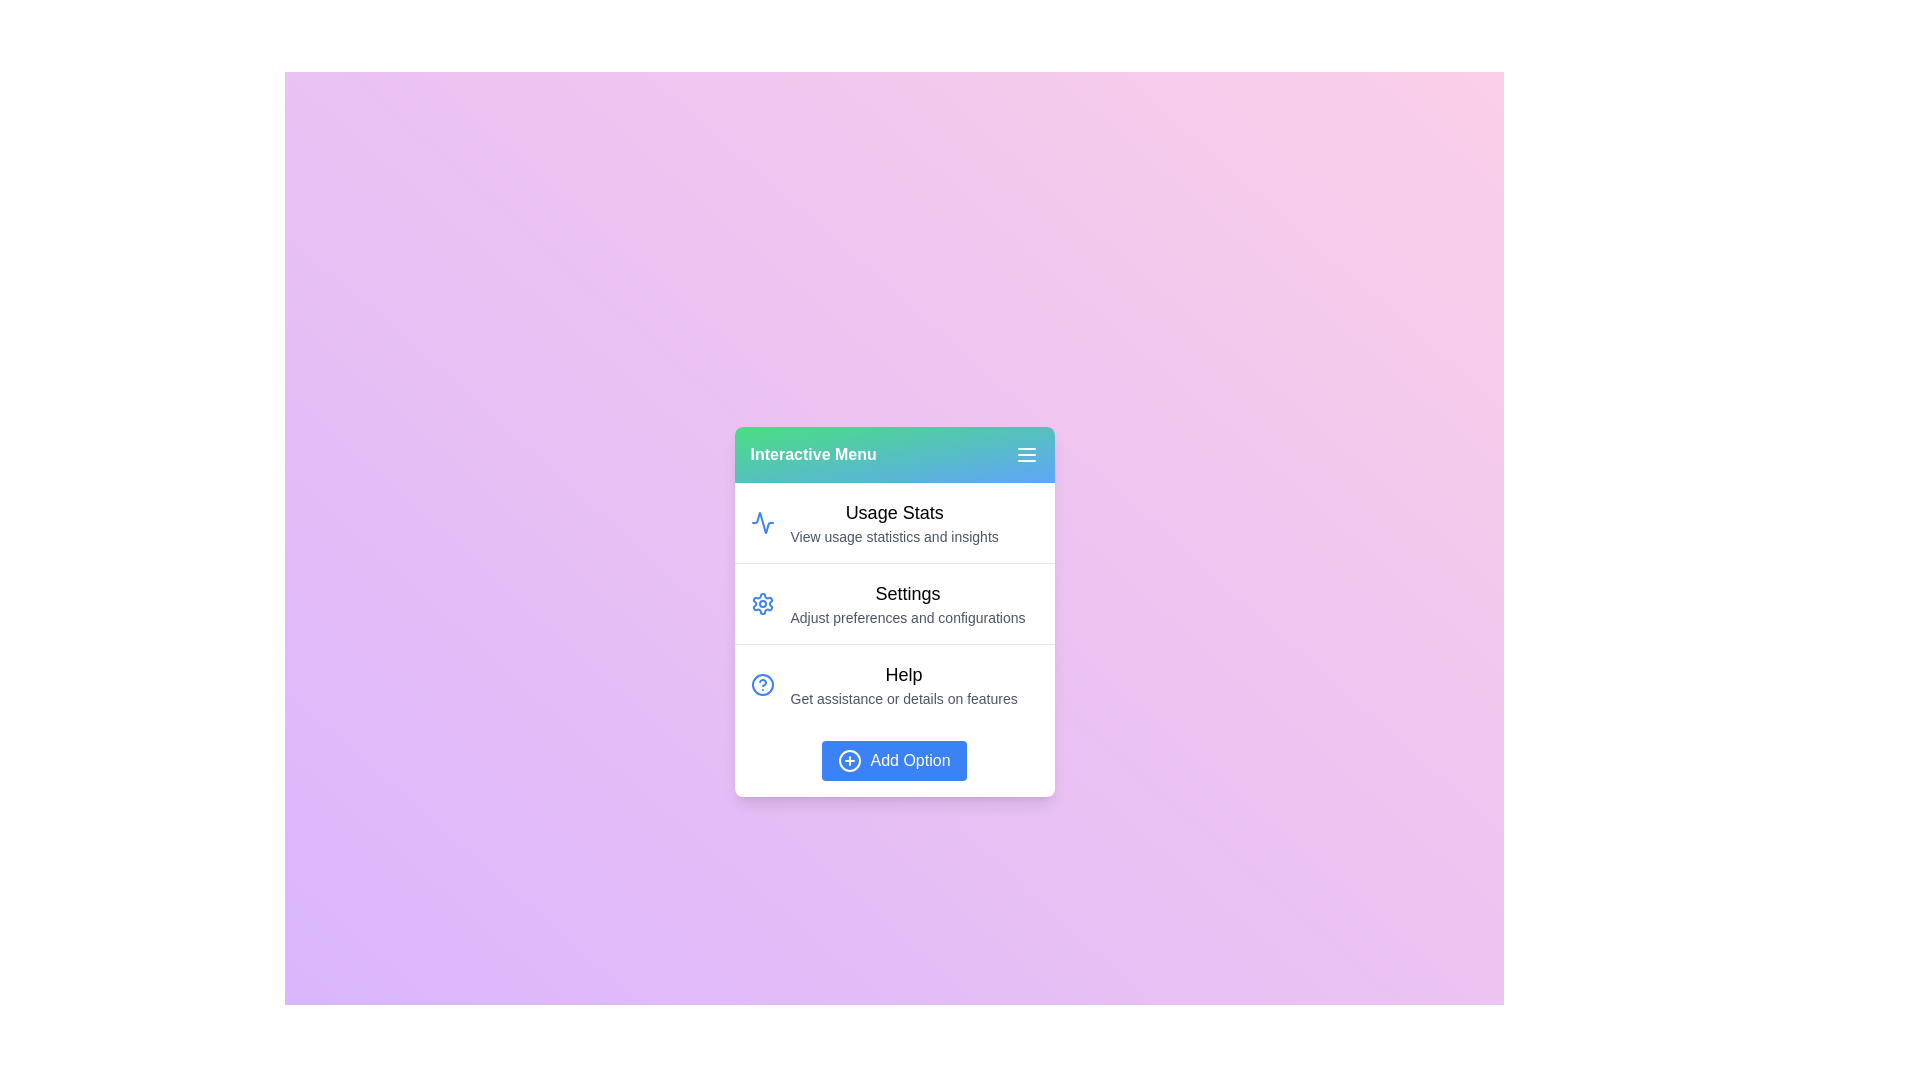 The image size is (1920, 1080). Describe the element at coordinates (893, 455) in the screenshot. I see `the header of the menu to toggle its visibility` at that location.